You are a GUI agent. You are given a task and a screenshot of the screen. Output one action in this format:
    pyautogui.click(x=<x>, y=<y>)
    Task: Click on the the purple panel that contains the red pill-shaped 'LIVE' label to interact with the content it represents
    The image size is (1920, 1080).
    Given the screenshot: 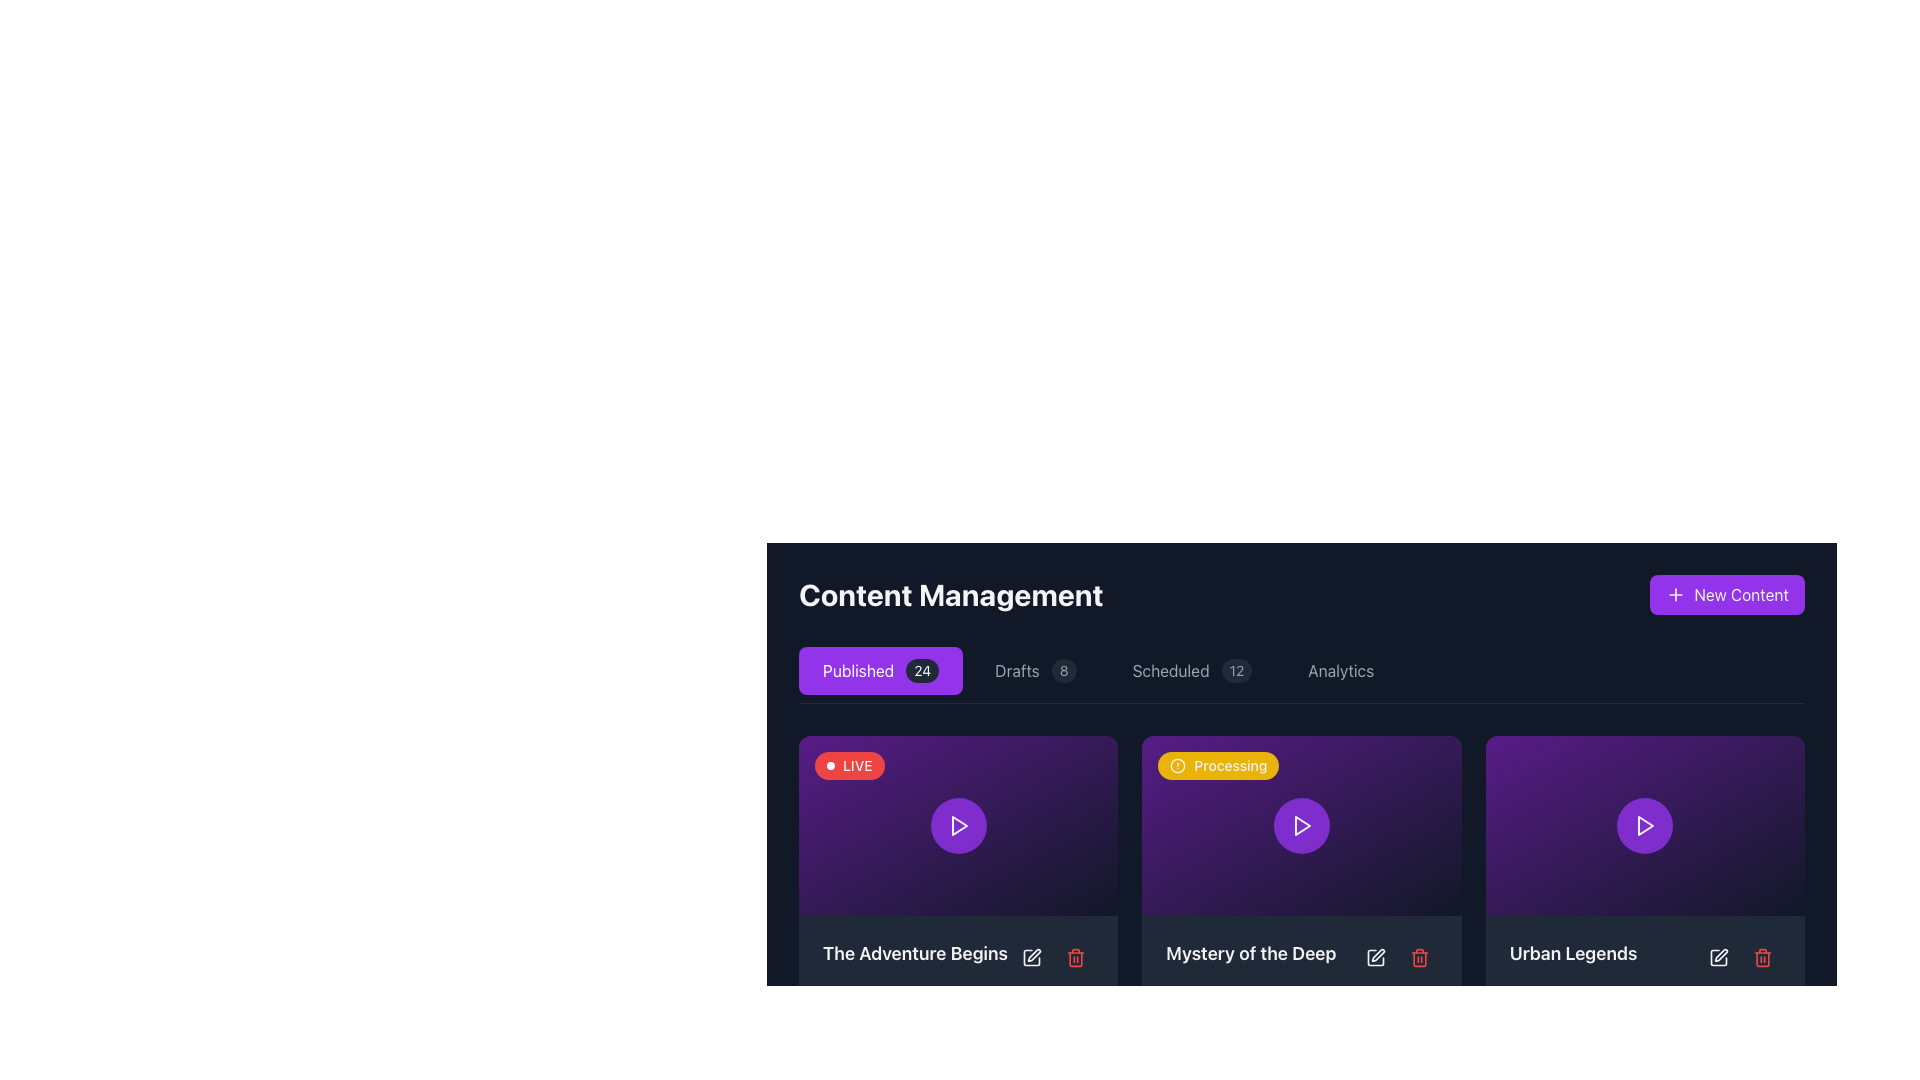 What is the action you would take?
    pyautogui.click(x=849, y=765)
    